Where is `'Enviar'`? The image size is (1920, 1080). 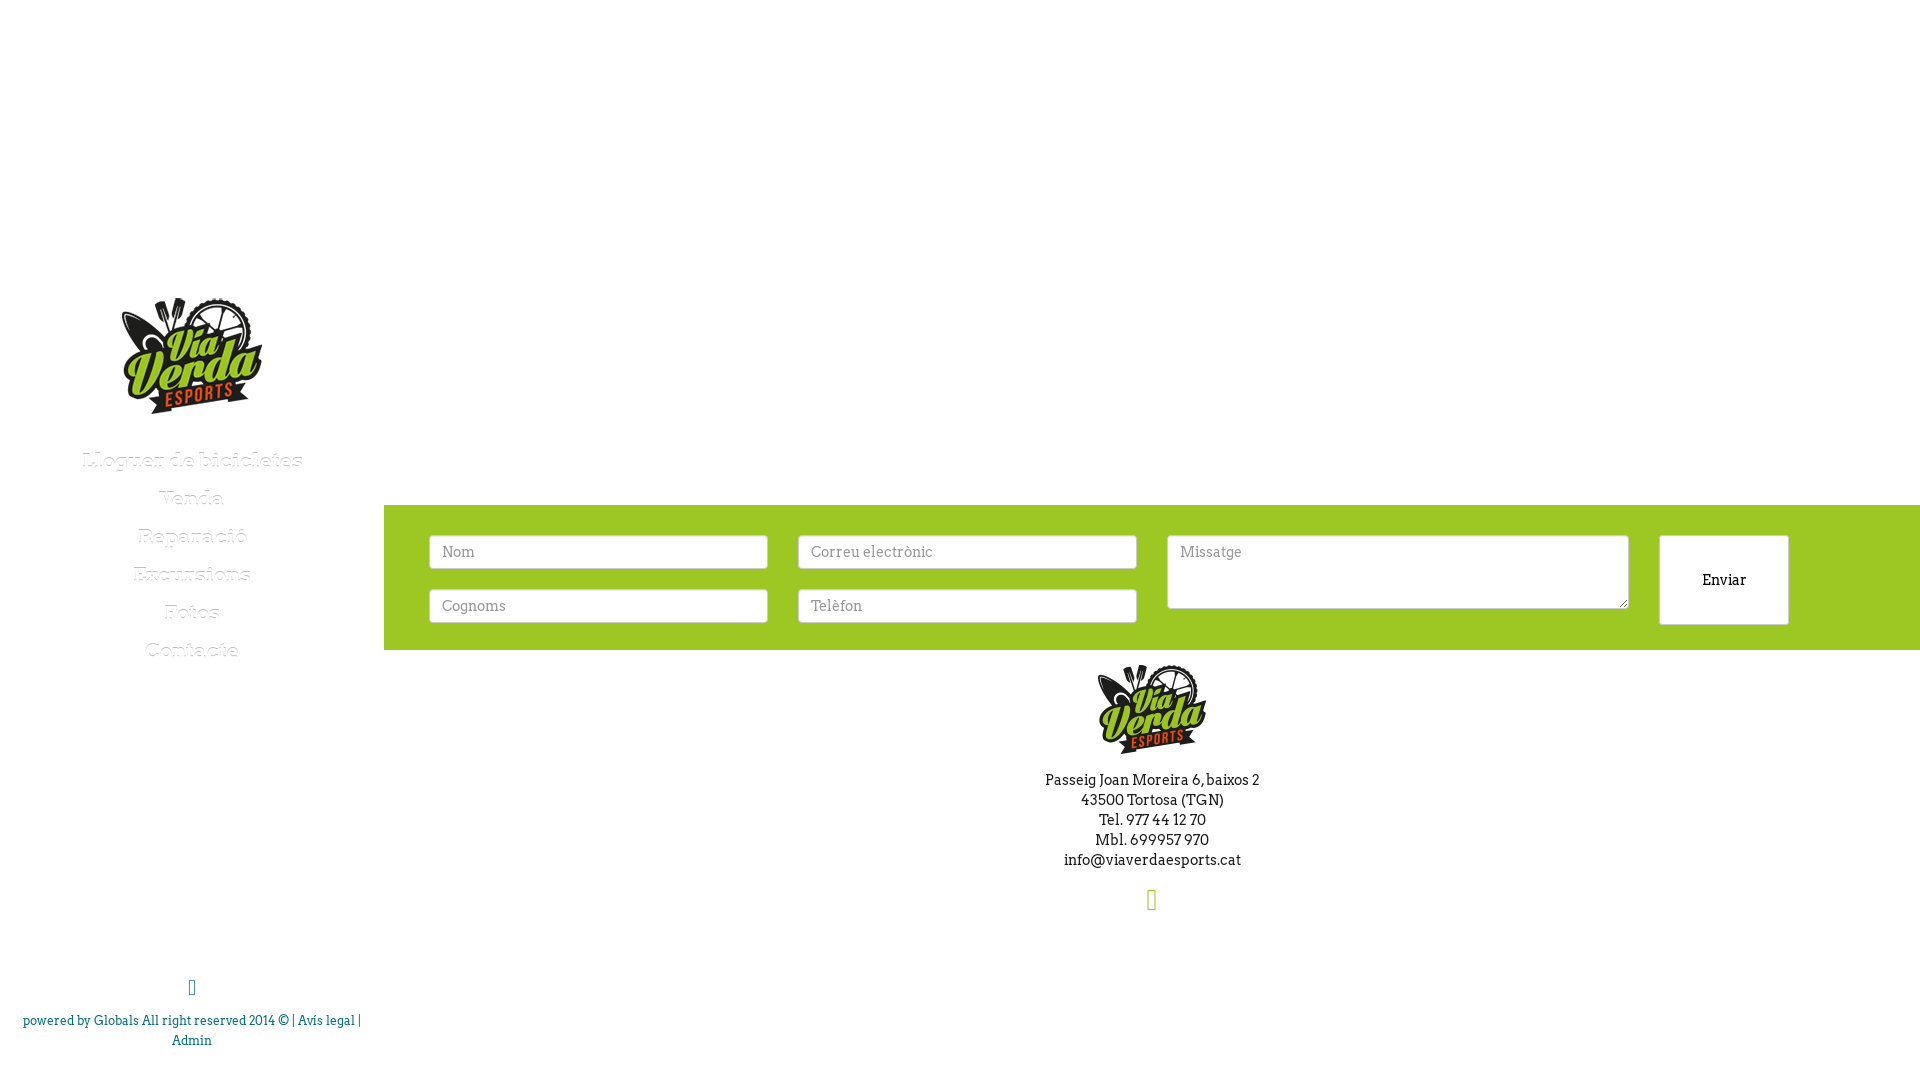 'Enviar' is located at coordinates (1722, 579).